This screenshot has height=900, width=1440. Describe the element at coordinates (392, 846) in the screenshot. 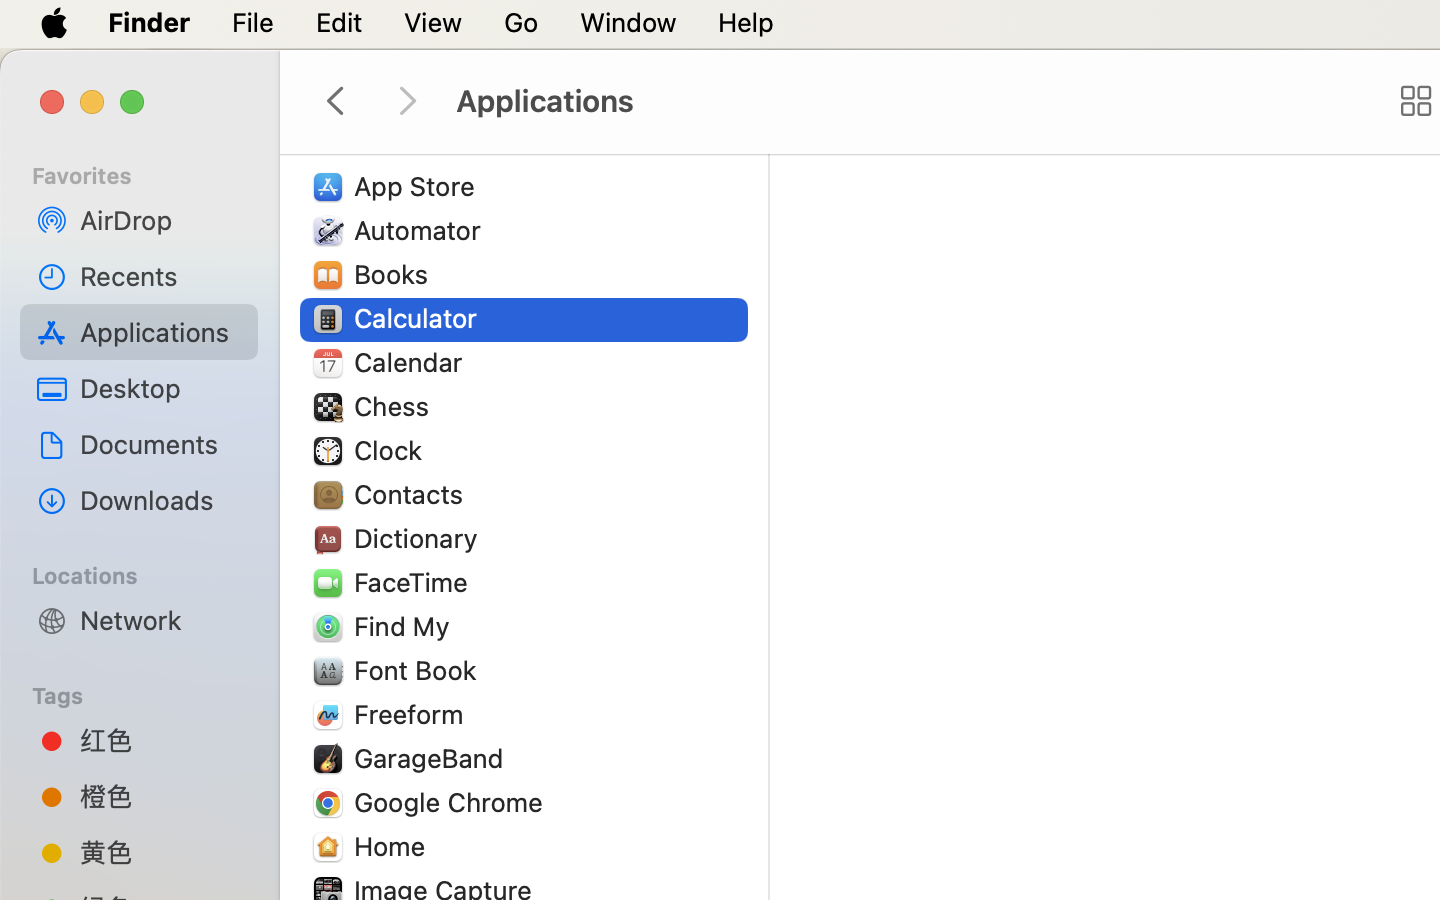

I see `'Home'` at that location.